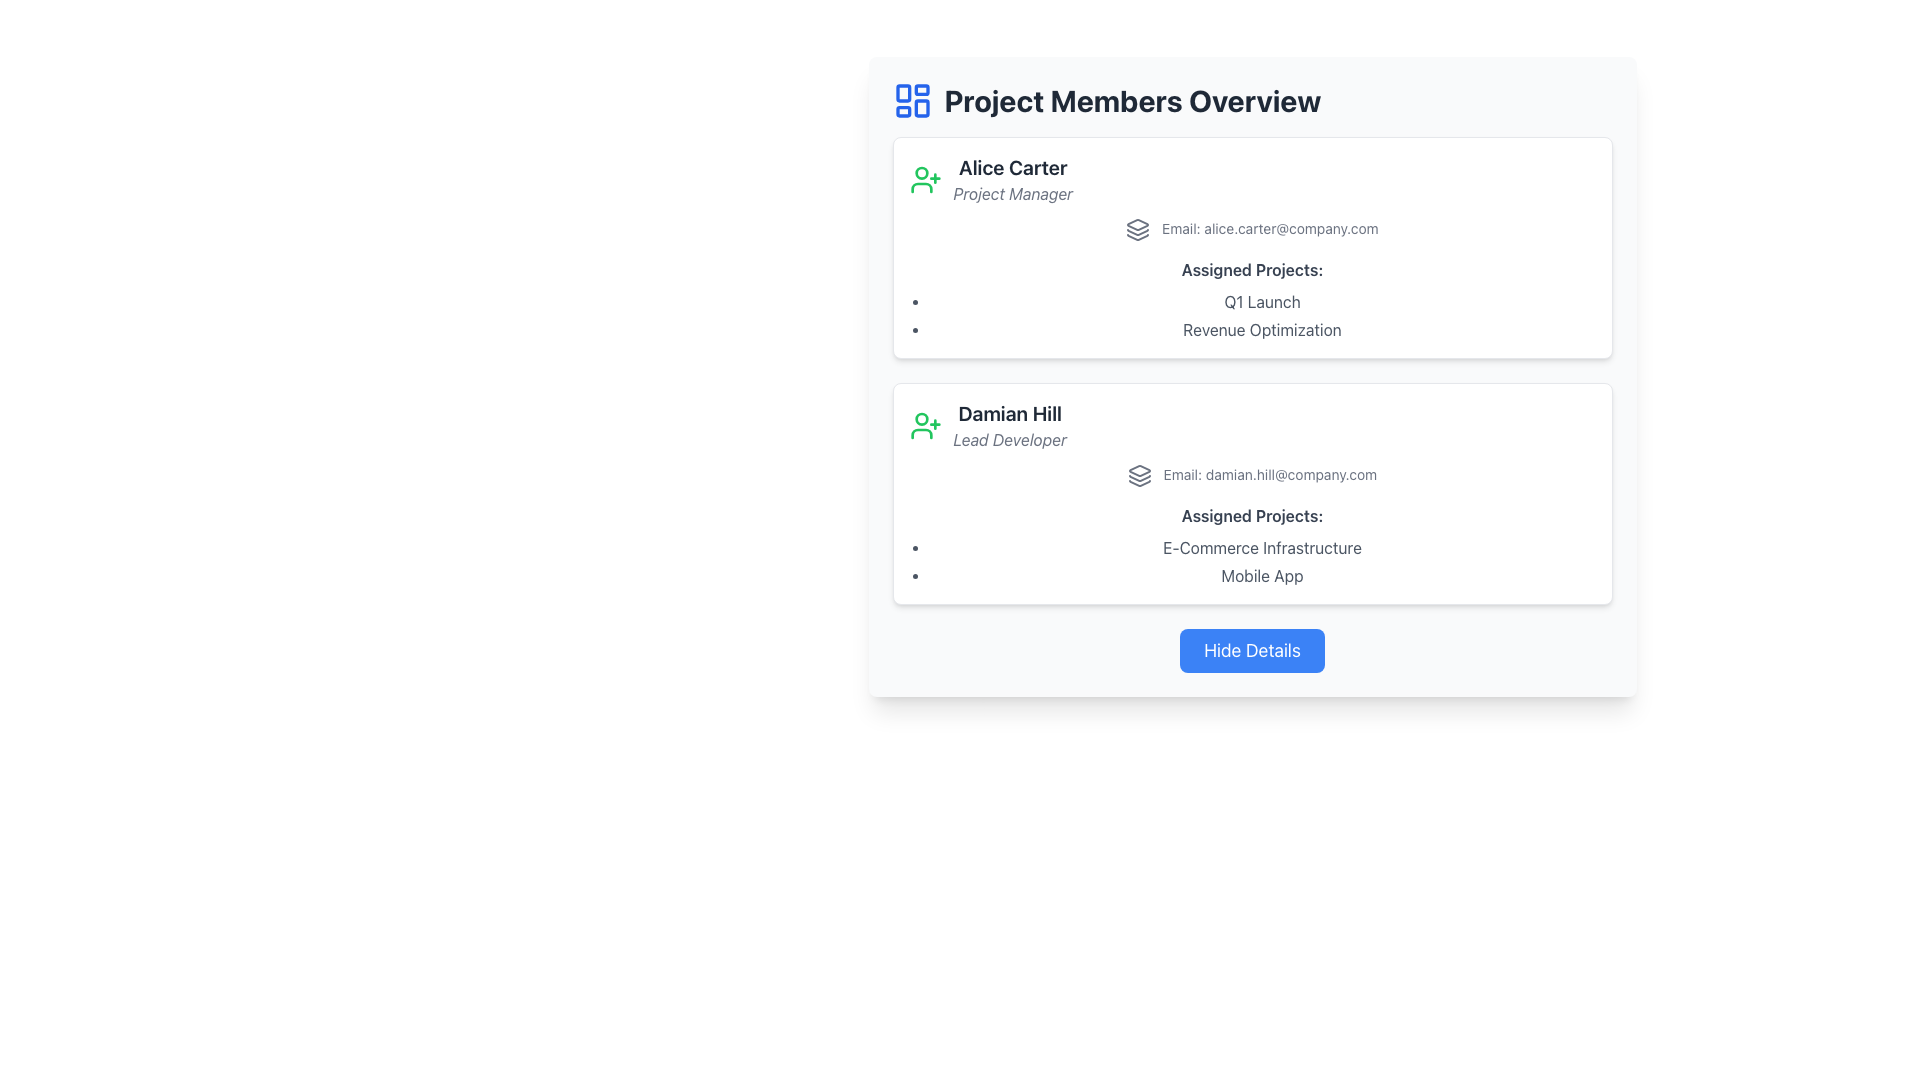 This screenshot has width=1920, height=1080. I want to click on the text label displaying 'Mobile App' in dark gray color, which is the second item in the bulleted list under 'Assigned Projects' in Damian Hill's profile section, so click(1261, 575).